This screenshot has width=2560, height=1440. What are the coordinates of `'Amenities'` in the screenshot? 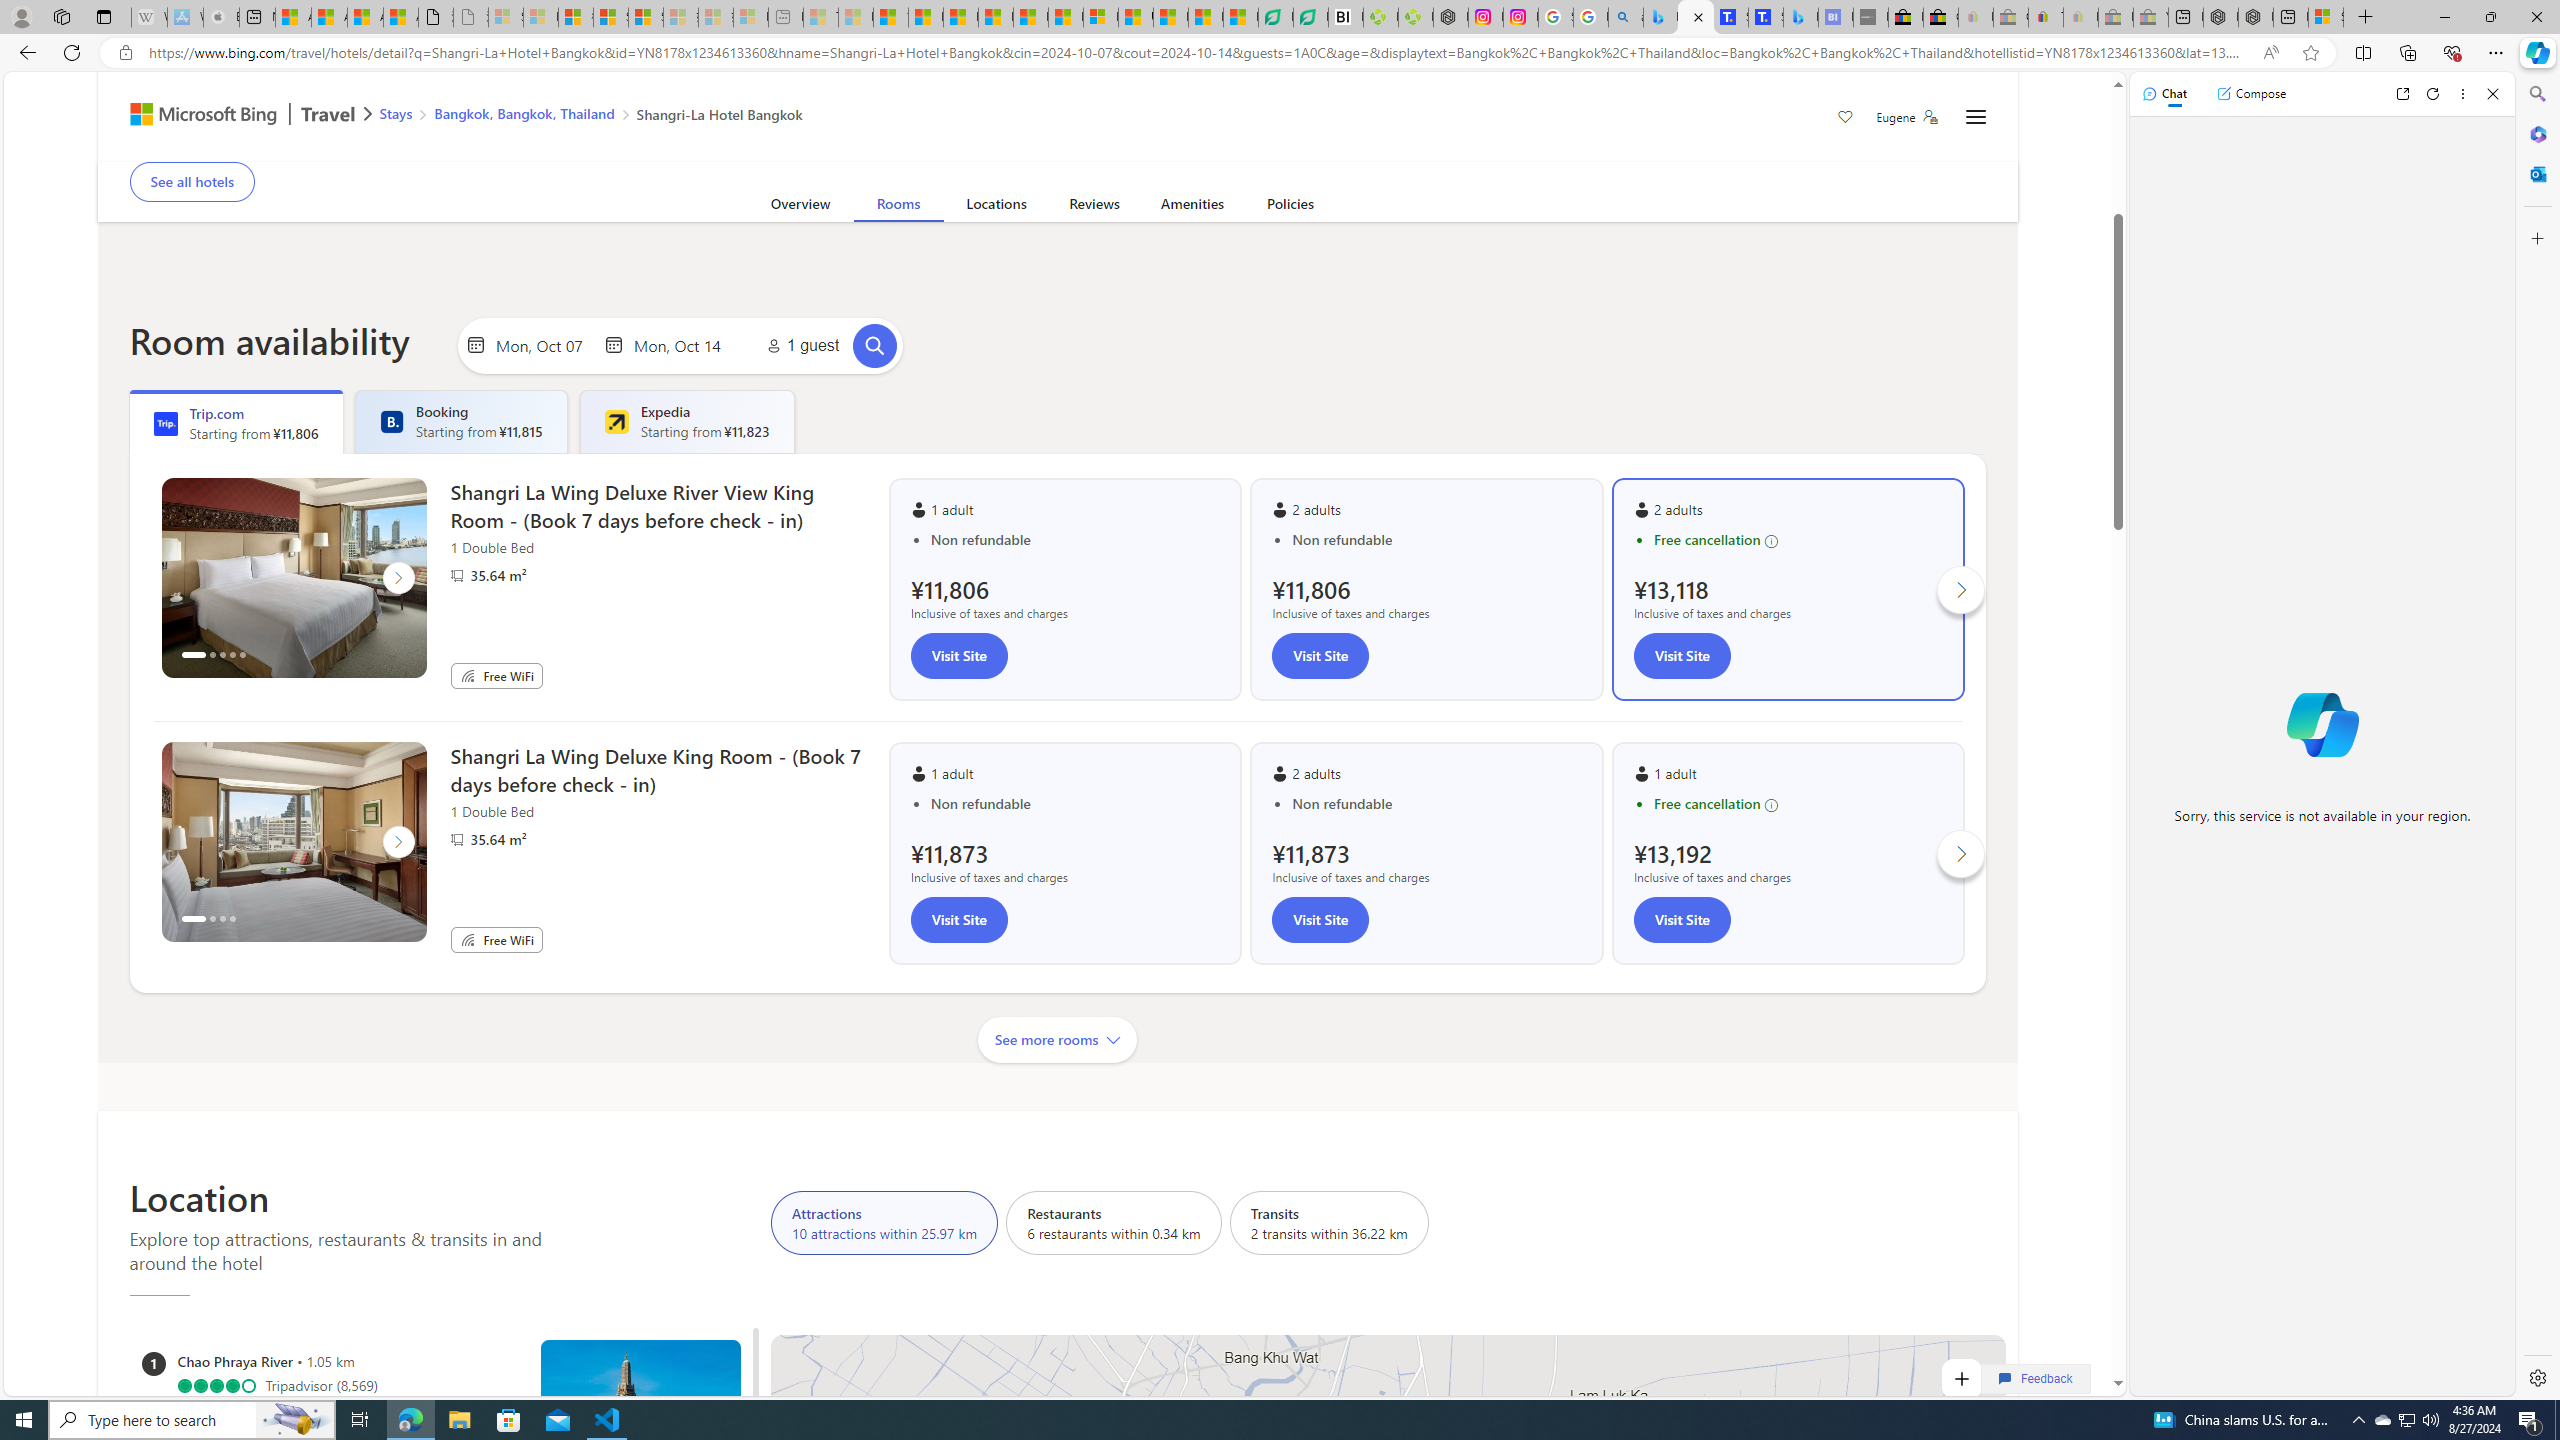 It's located at (1191, 207).